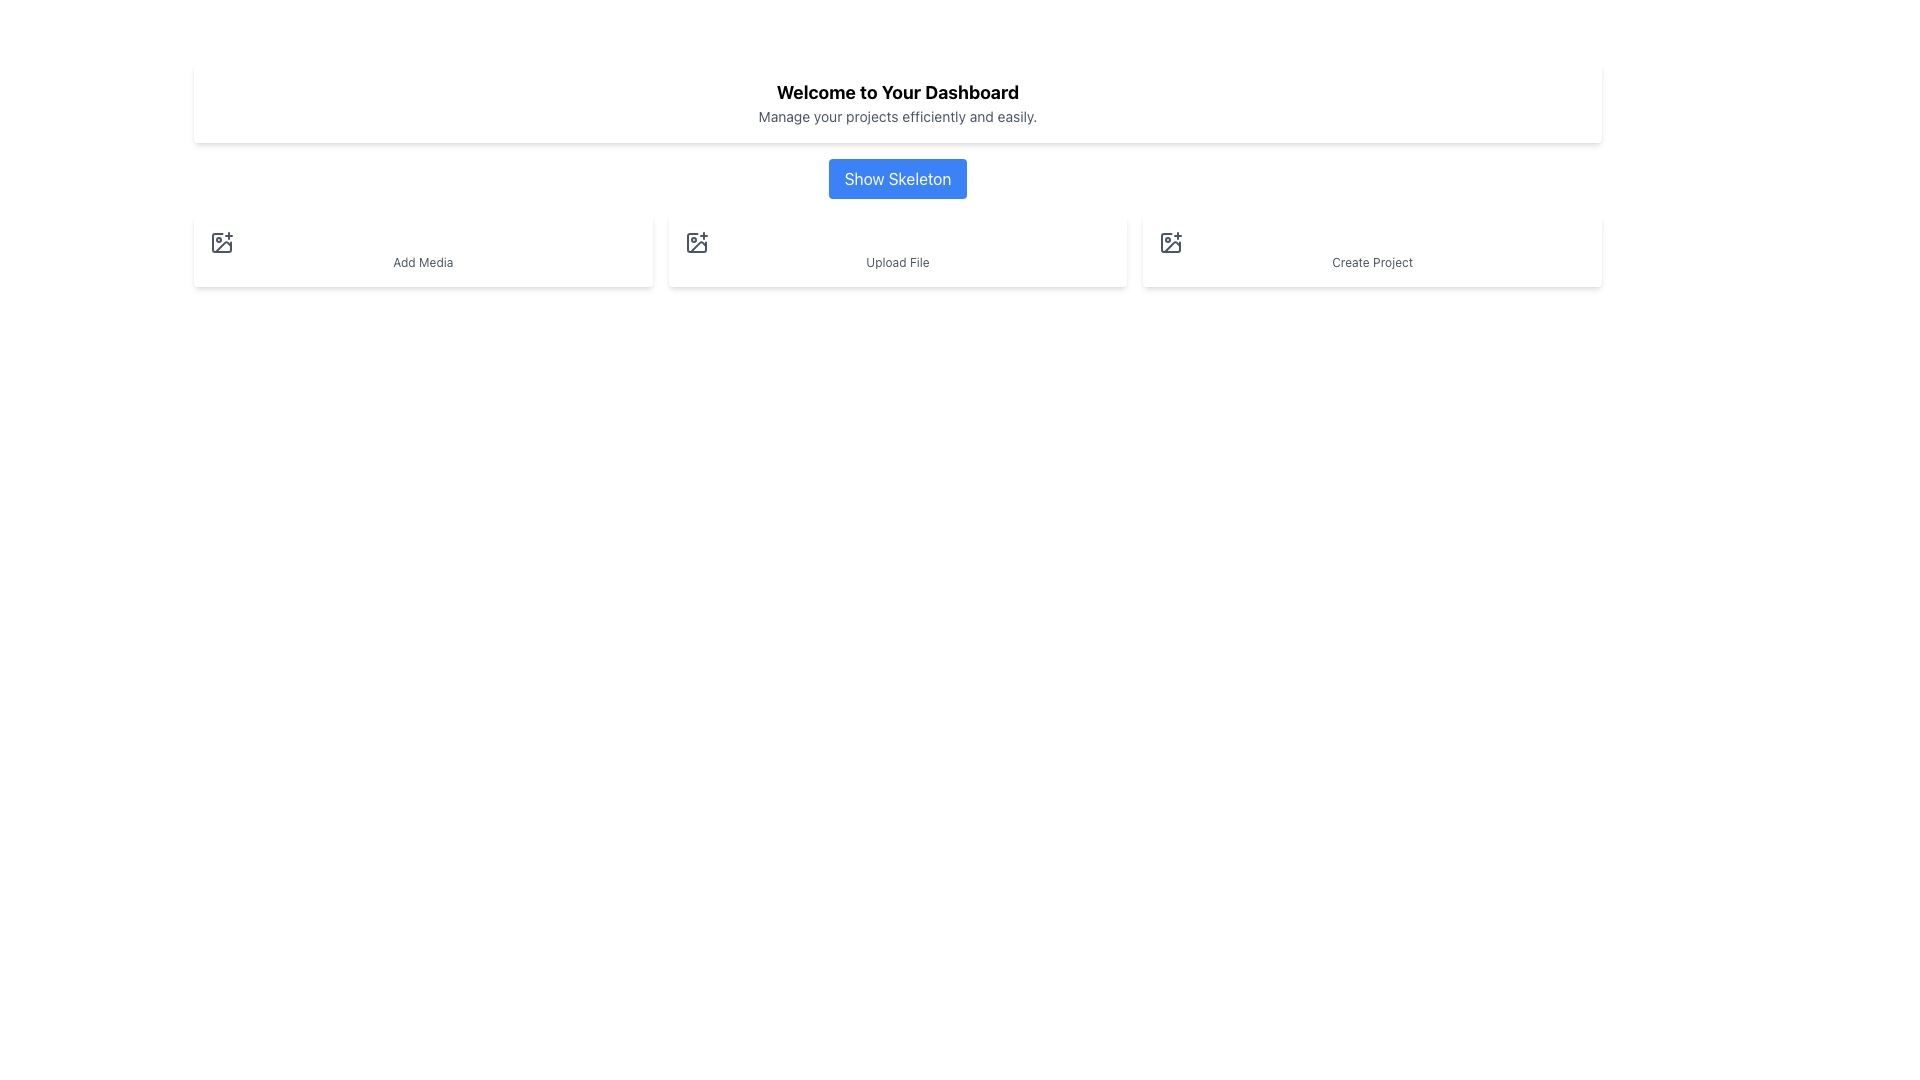  What do you see at coordinates (896, 177) in the screenshot?
I see `the rectangular button with rounded edges that has a blue background and white text reading 'Show Skeleton' to initiate a visual state change` at bounding box center [896, 177].